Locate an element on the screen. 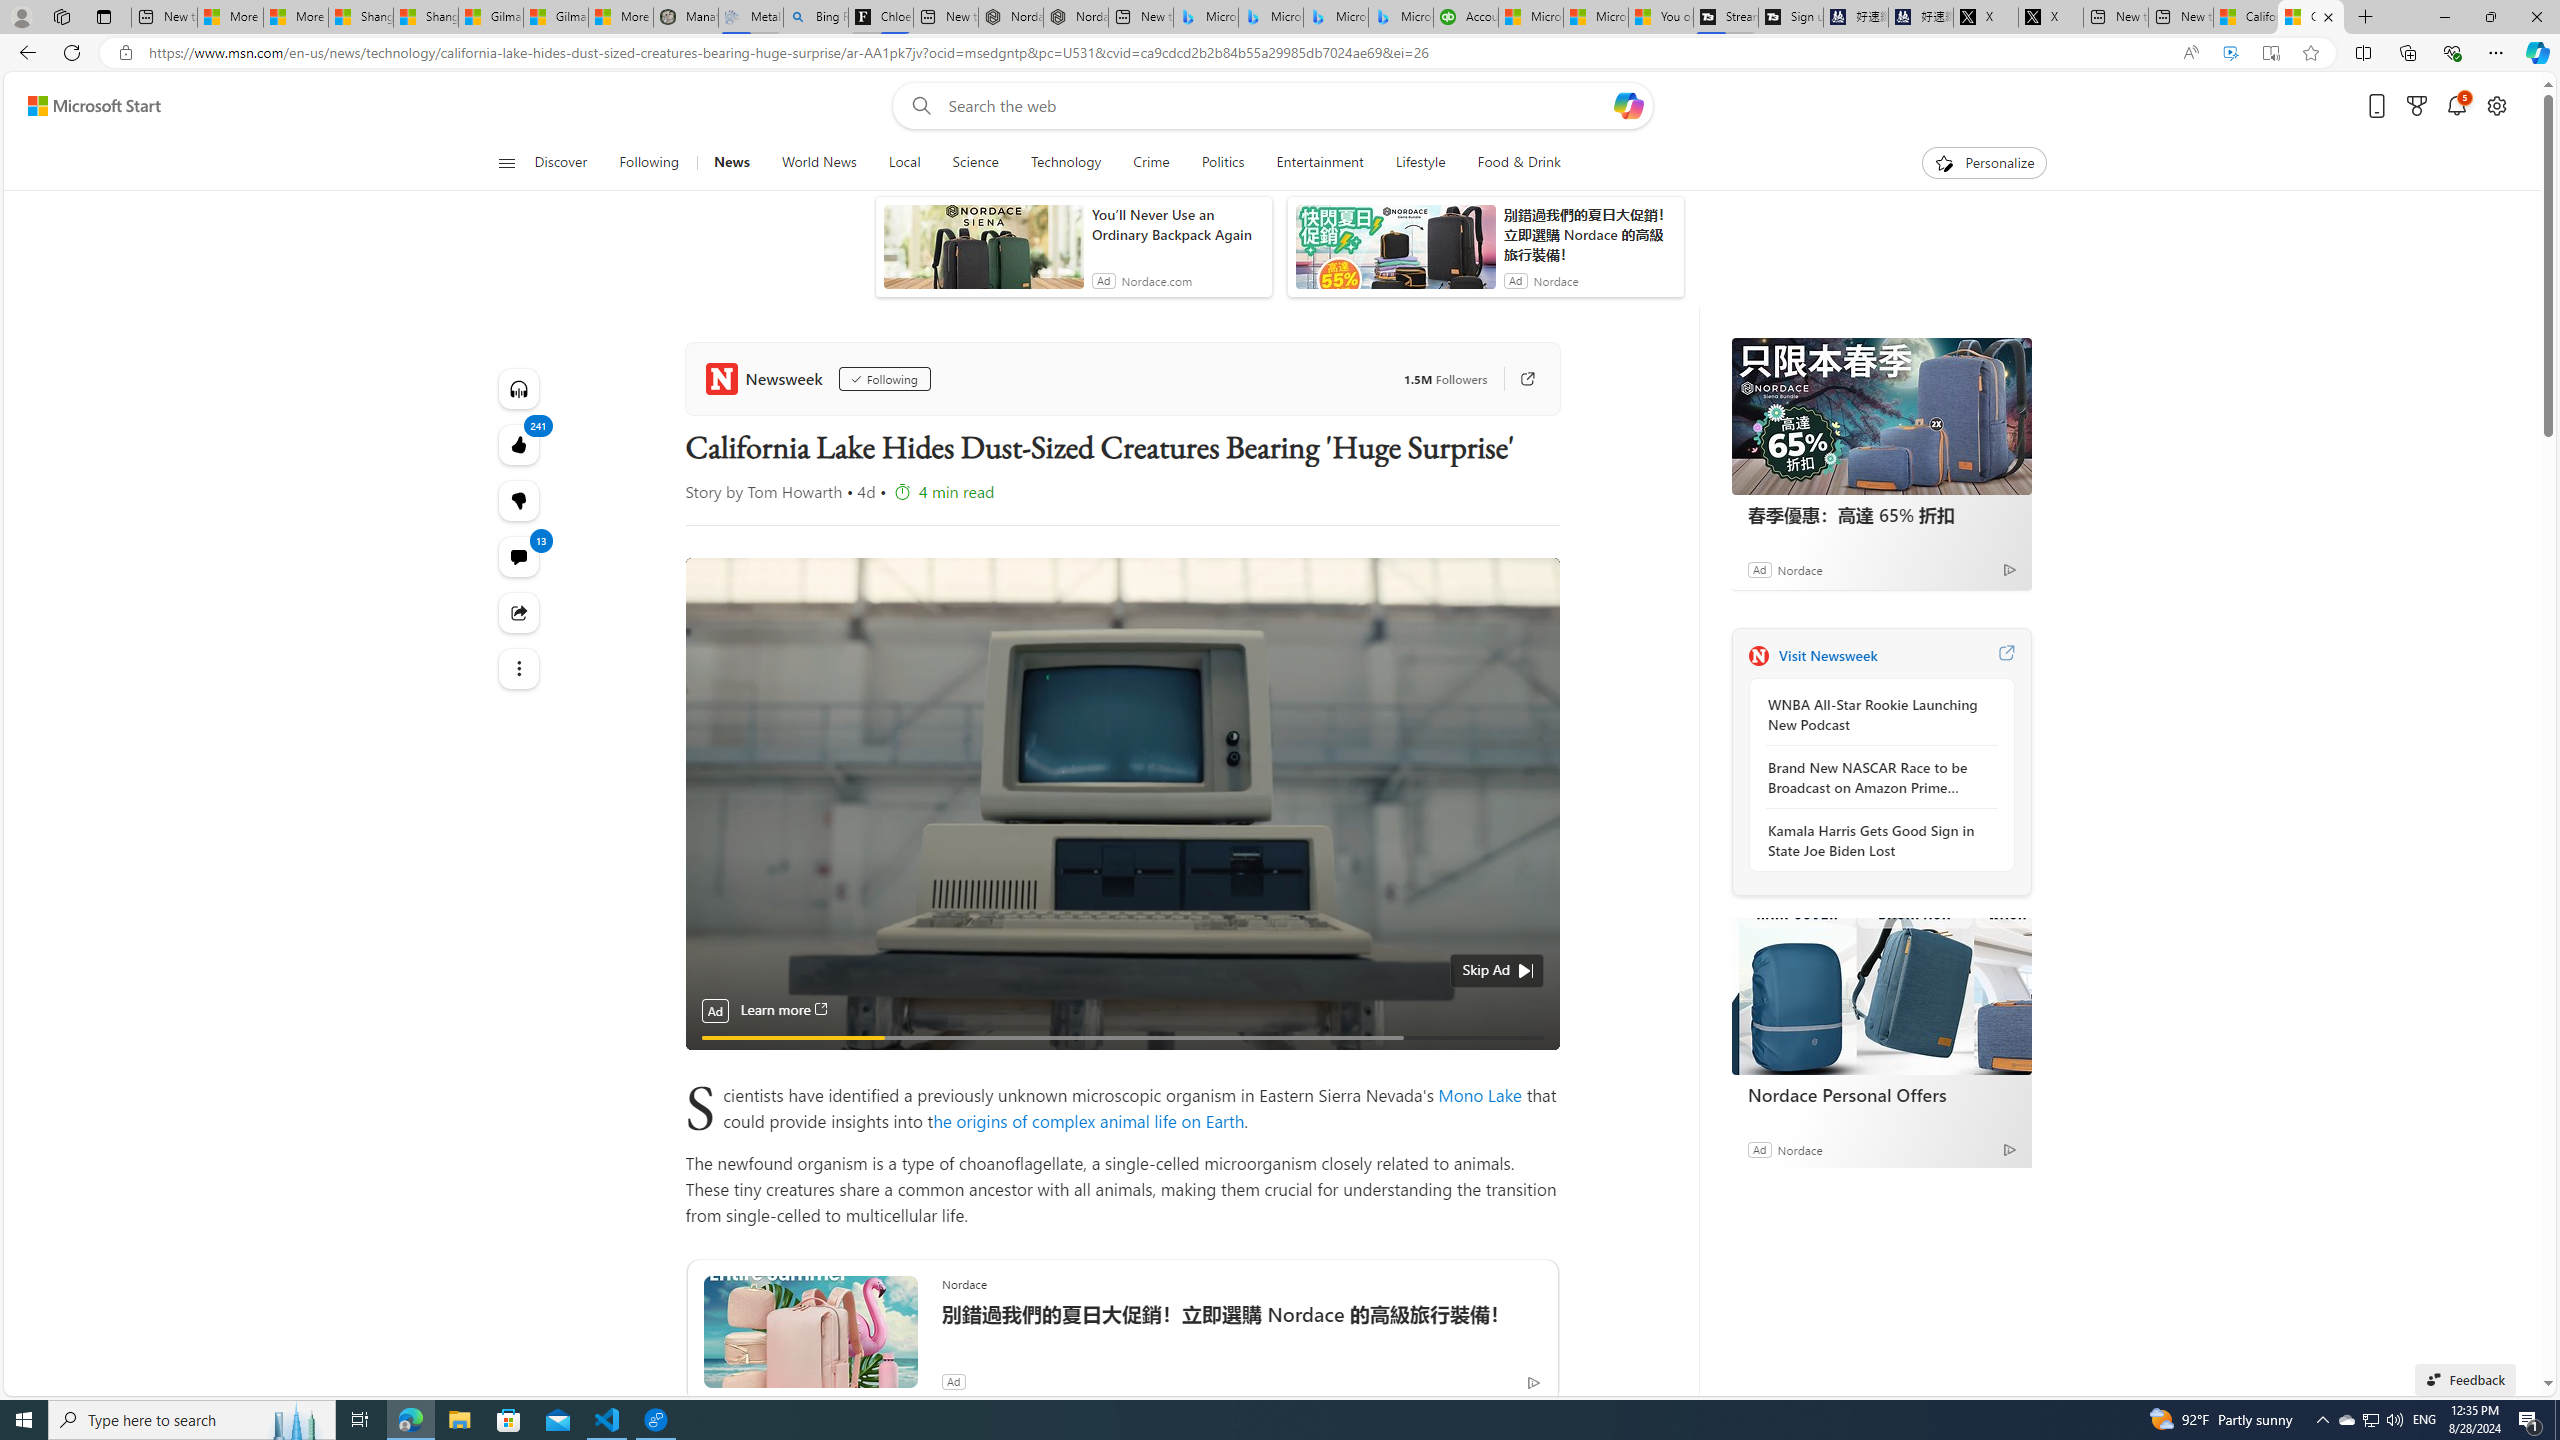 The height and width of the screenshot is (1440, 2560). 'Kamala Harris Gets Good Sign in State Joe Biden Lost' is located at coordinates (1875, 839).